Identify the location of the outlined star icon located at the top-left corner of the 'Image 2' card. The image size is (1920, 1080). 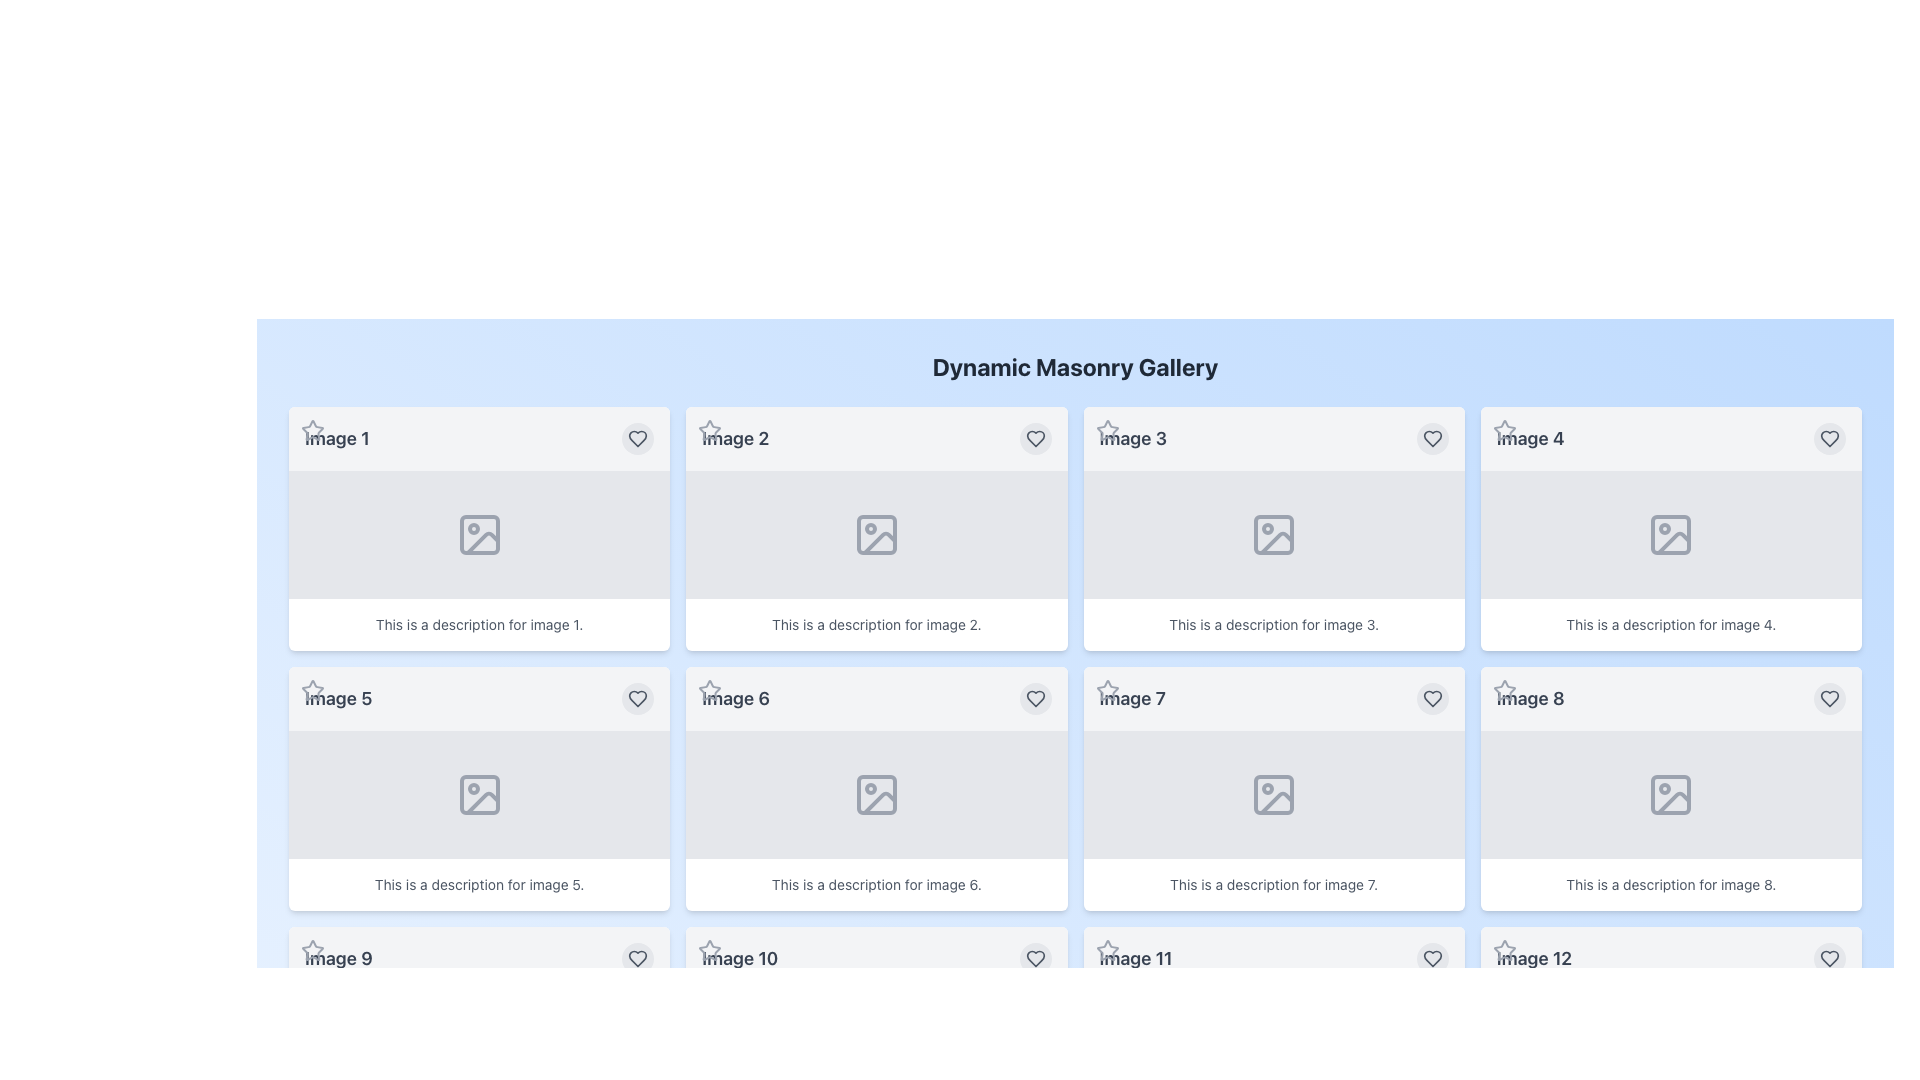
(710, 430).